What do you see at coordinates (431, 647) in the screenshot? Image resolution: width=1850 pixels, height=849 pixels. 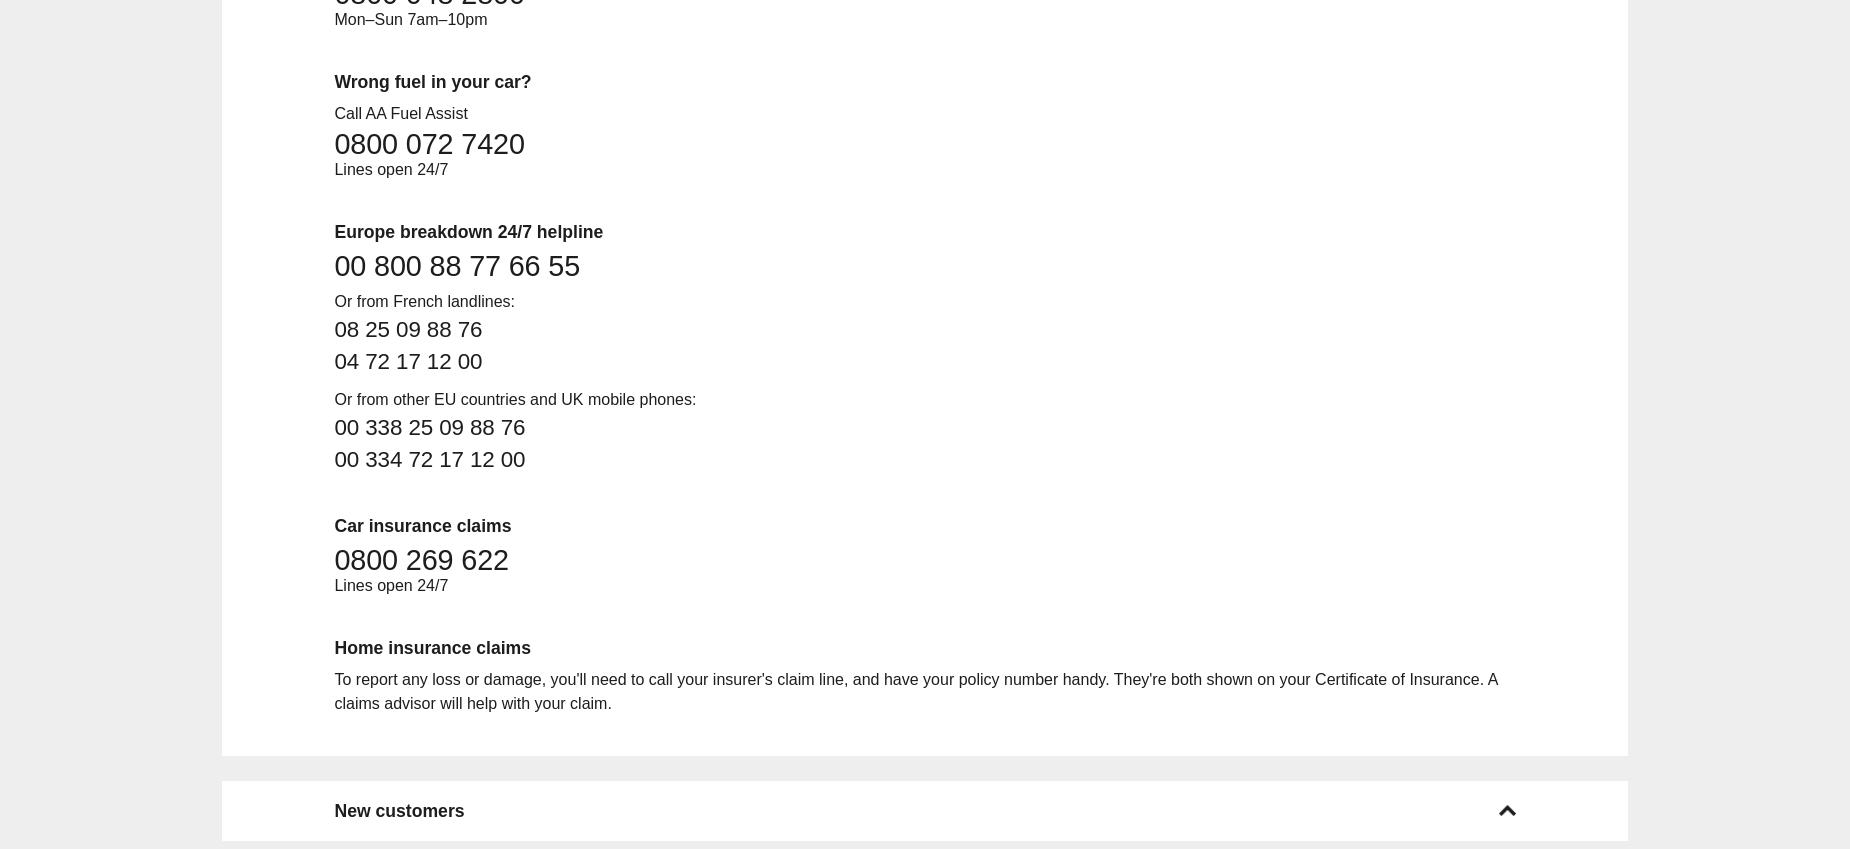 I see `'Home insurance claims'` at bounding box center [431, 647].